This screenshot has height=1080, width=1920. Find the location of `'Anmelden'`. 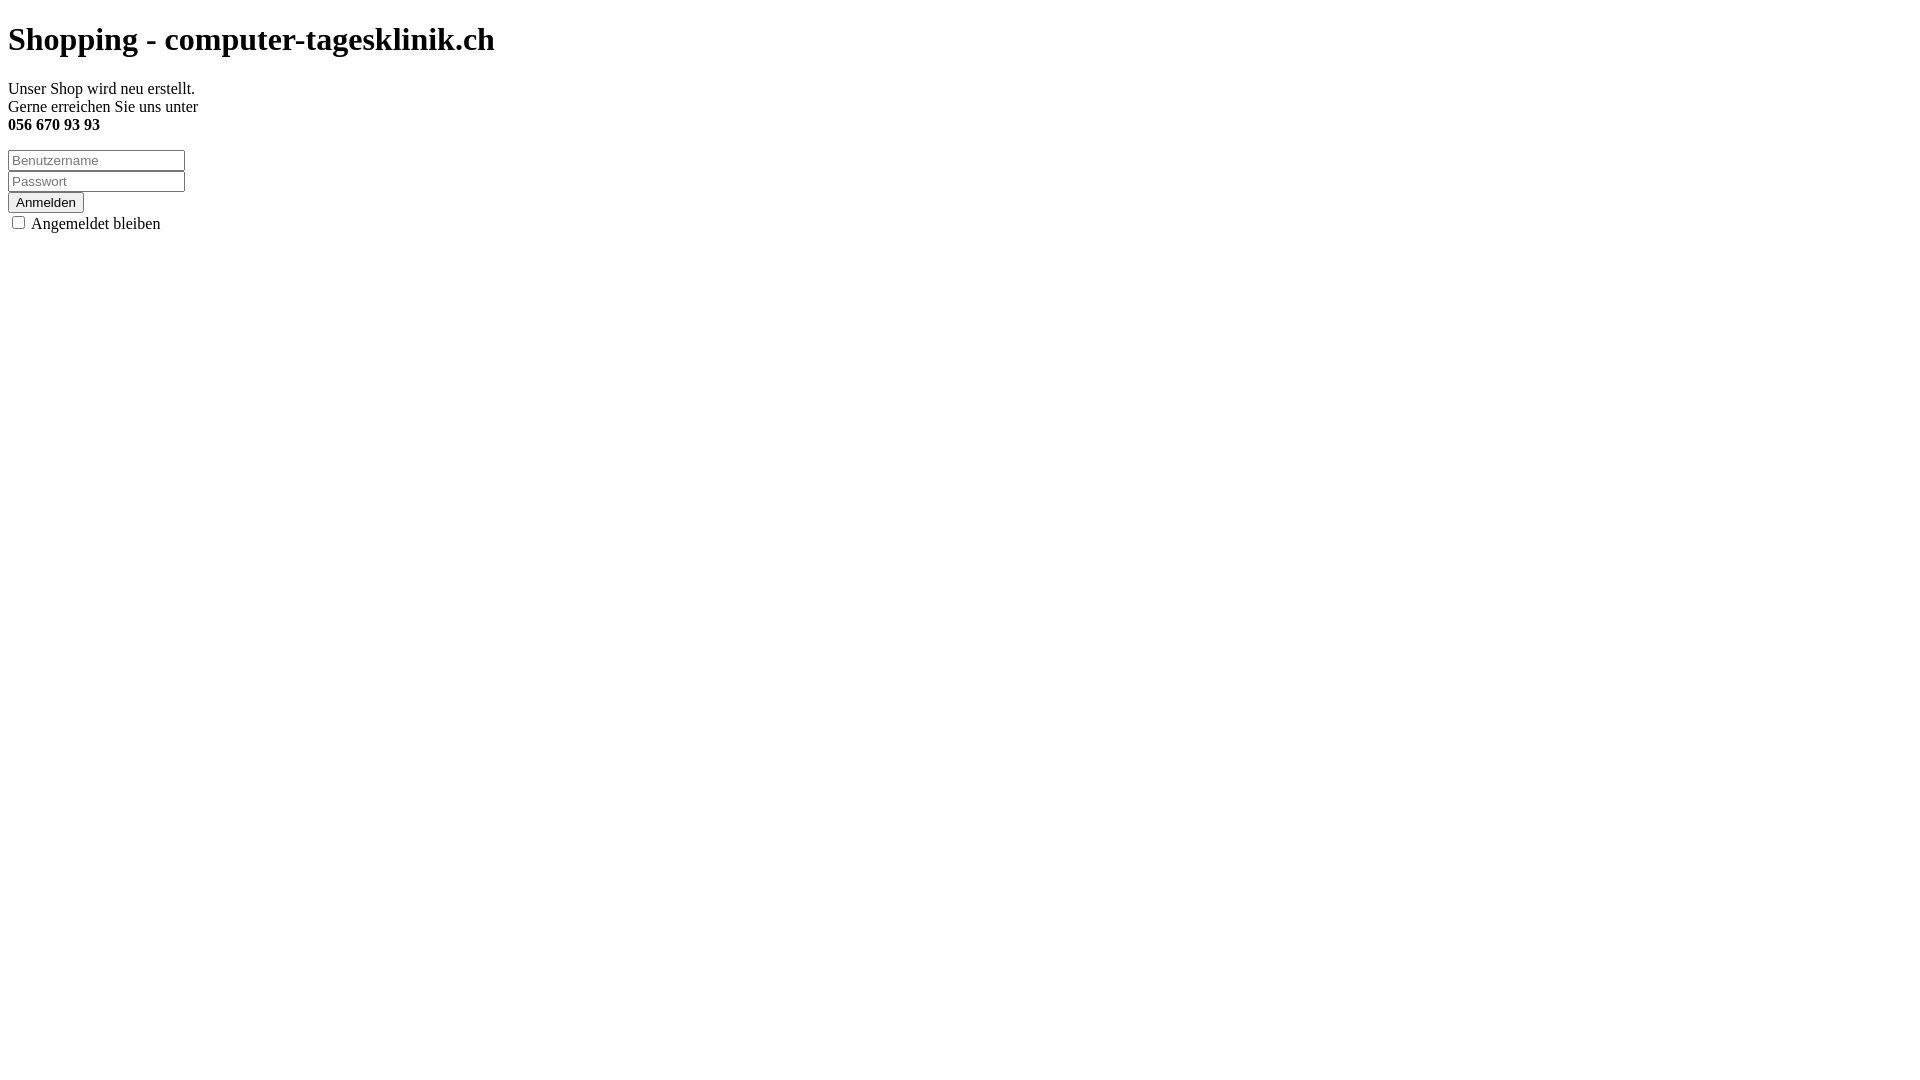

'Anmelden' is located at coordinates (46, 202).